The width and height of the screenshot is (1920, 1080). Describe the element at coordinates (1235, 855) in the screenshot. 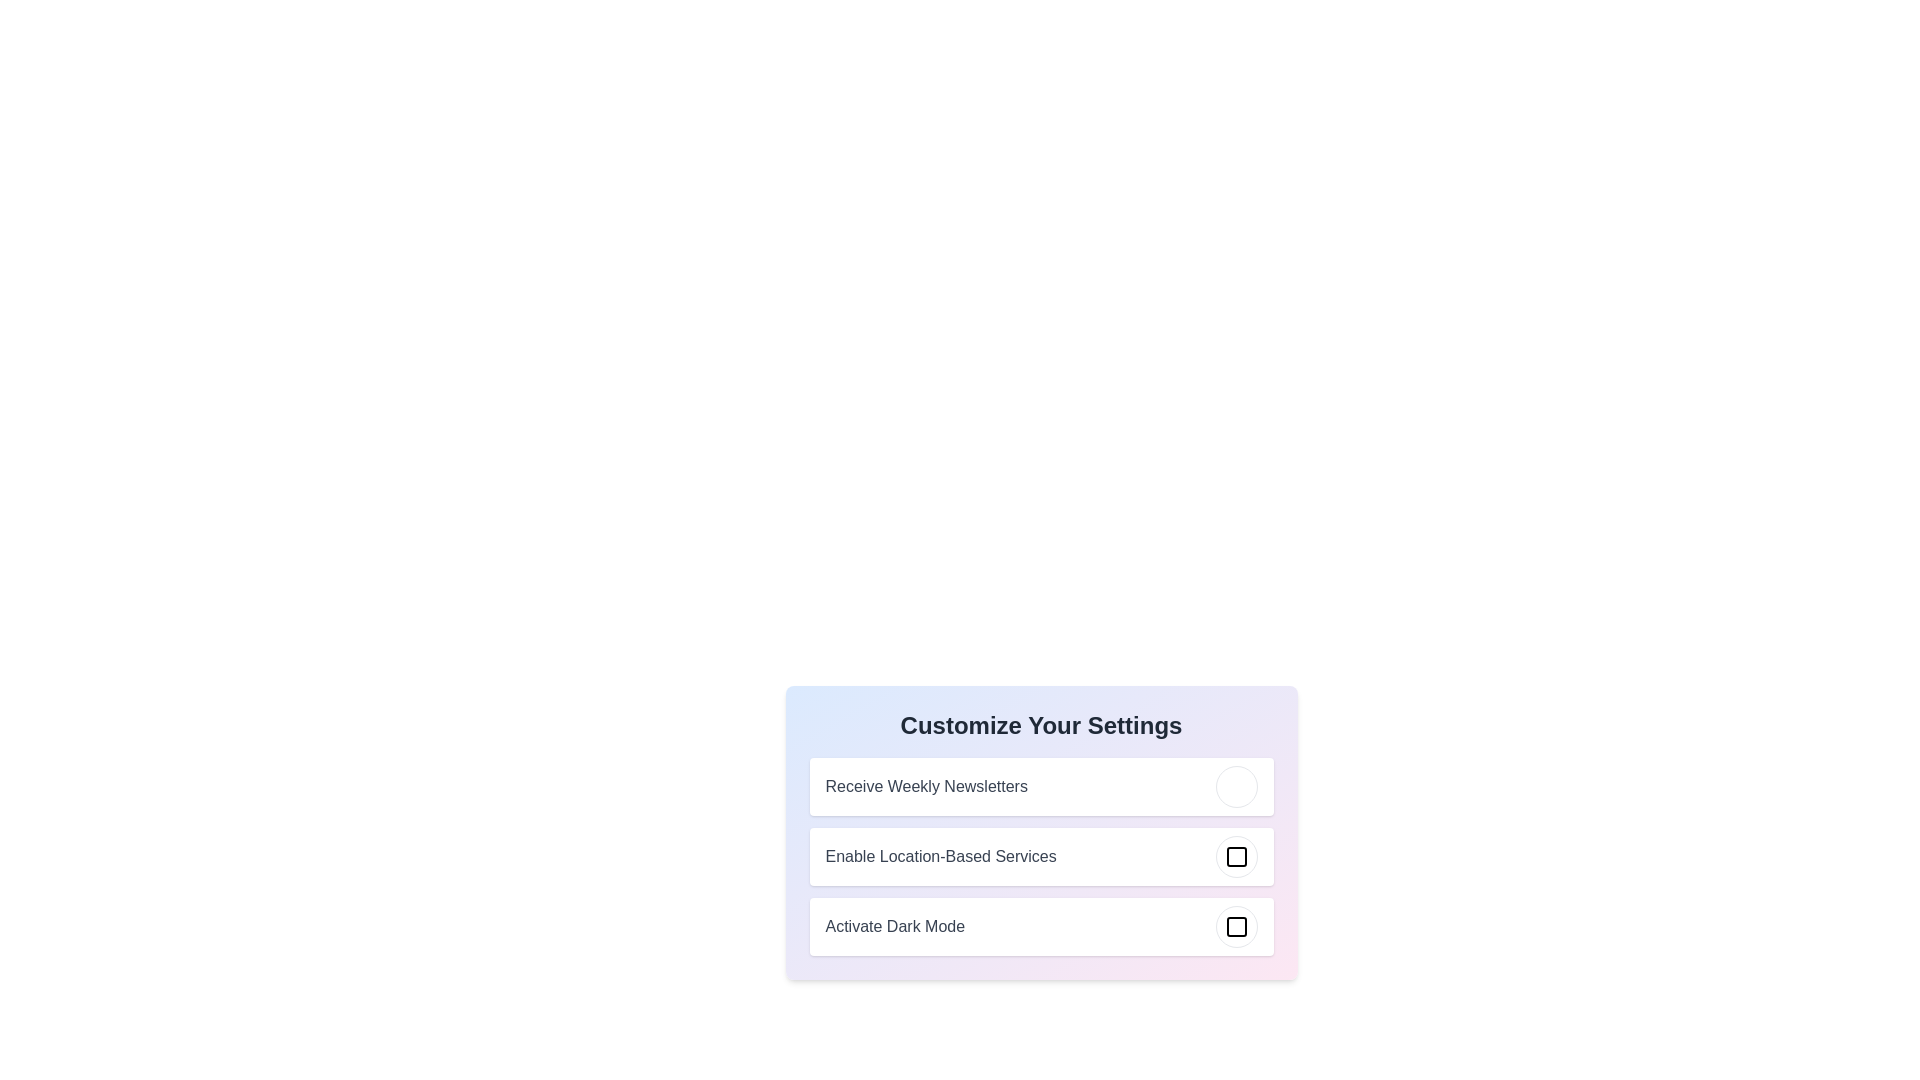

I see `the checkbox indicating 'Enable Location-Based Services'` at that location.